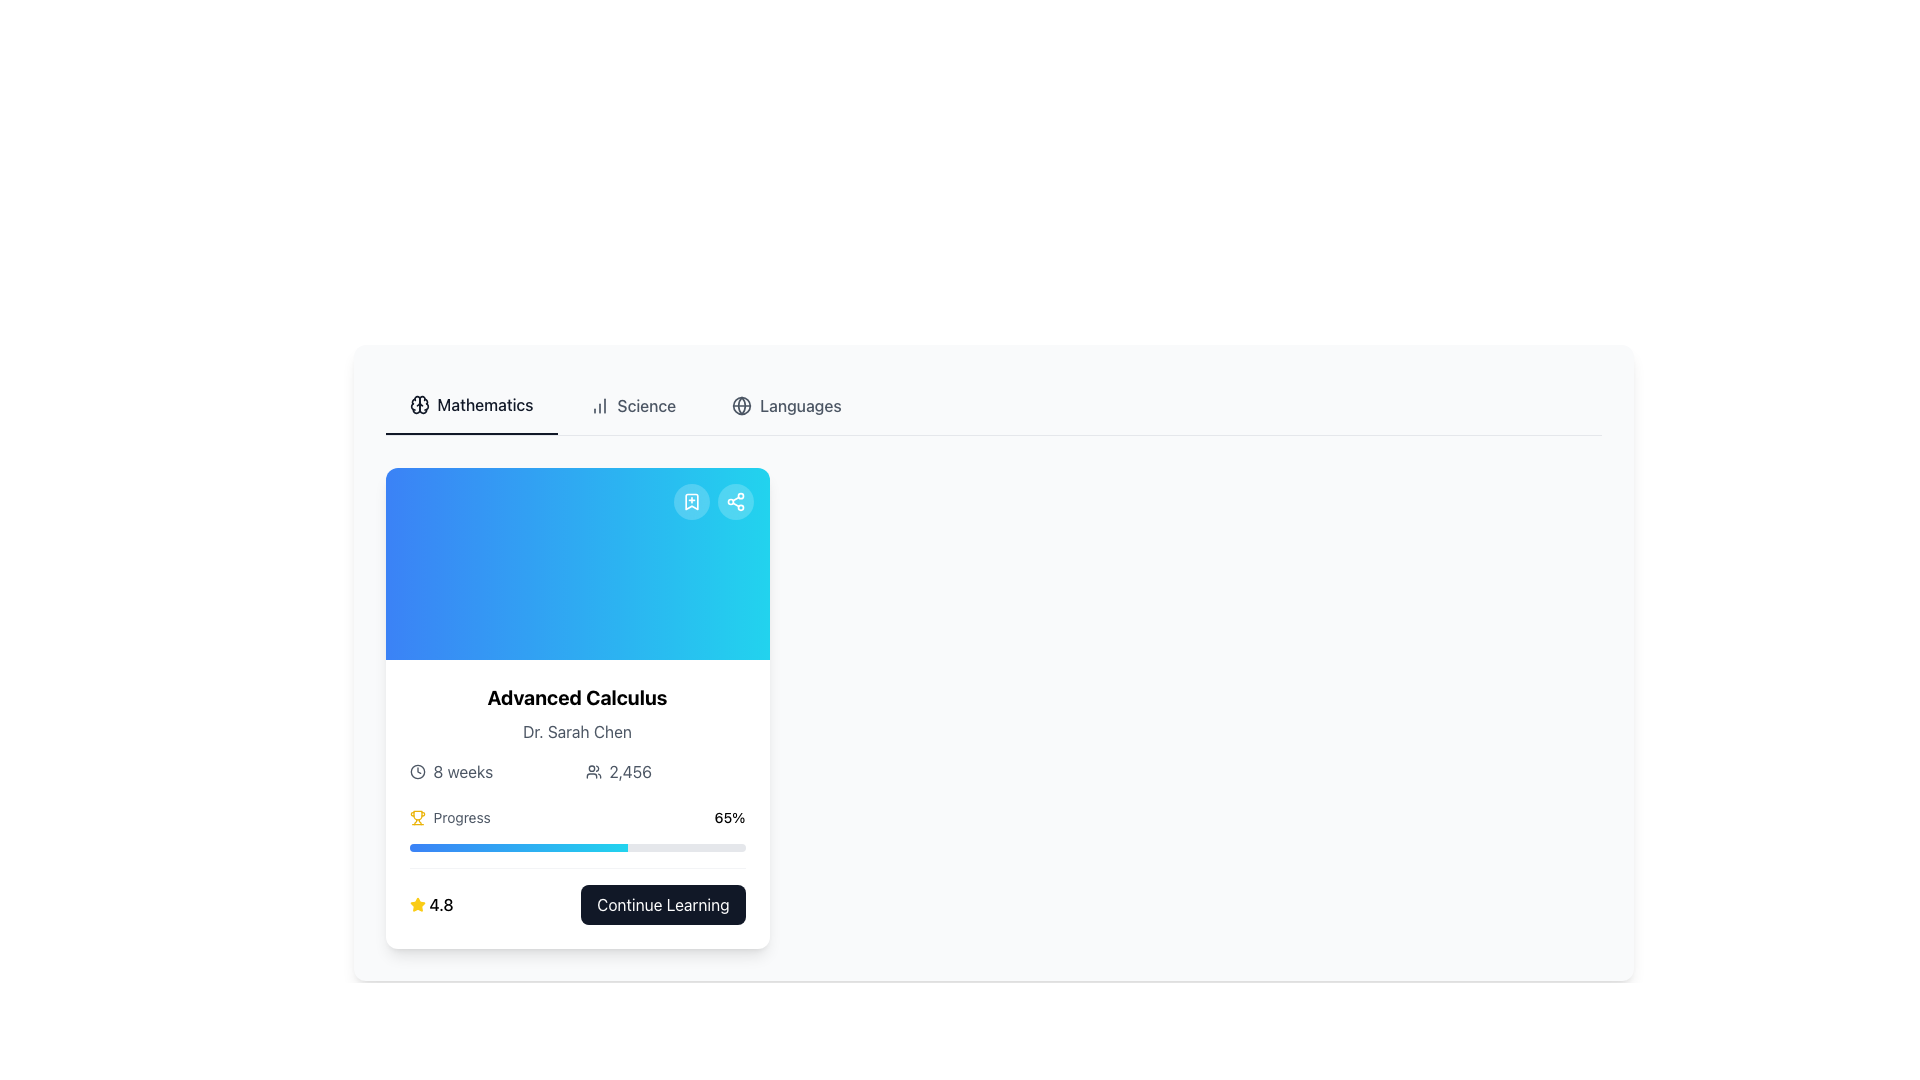 Image resolution: width=1920 pixels, height=1080 pixels. What do you see at coordinates (713, 500) in the screenshot?
I see `the grouped component of two buttons in the top-right corner of the gradient blue card` at bounding box center [713, 500].